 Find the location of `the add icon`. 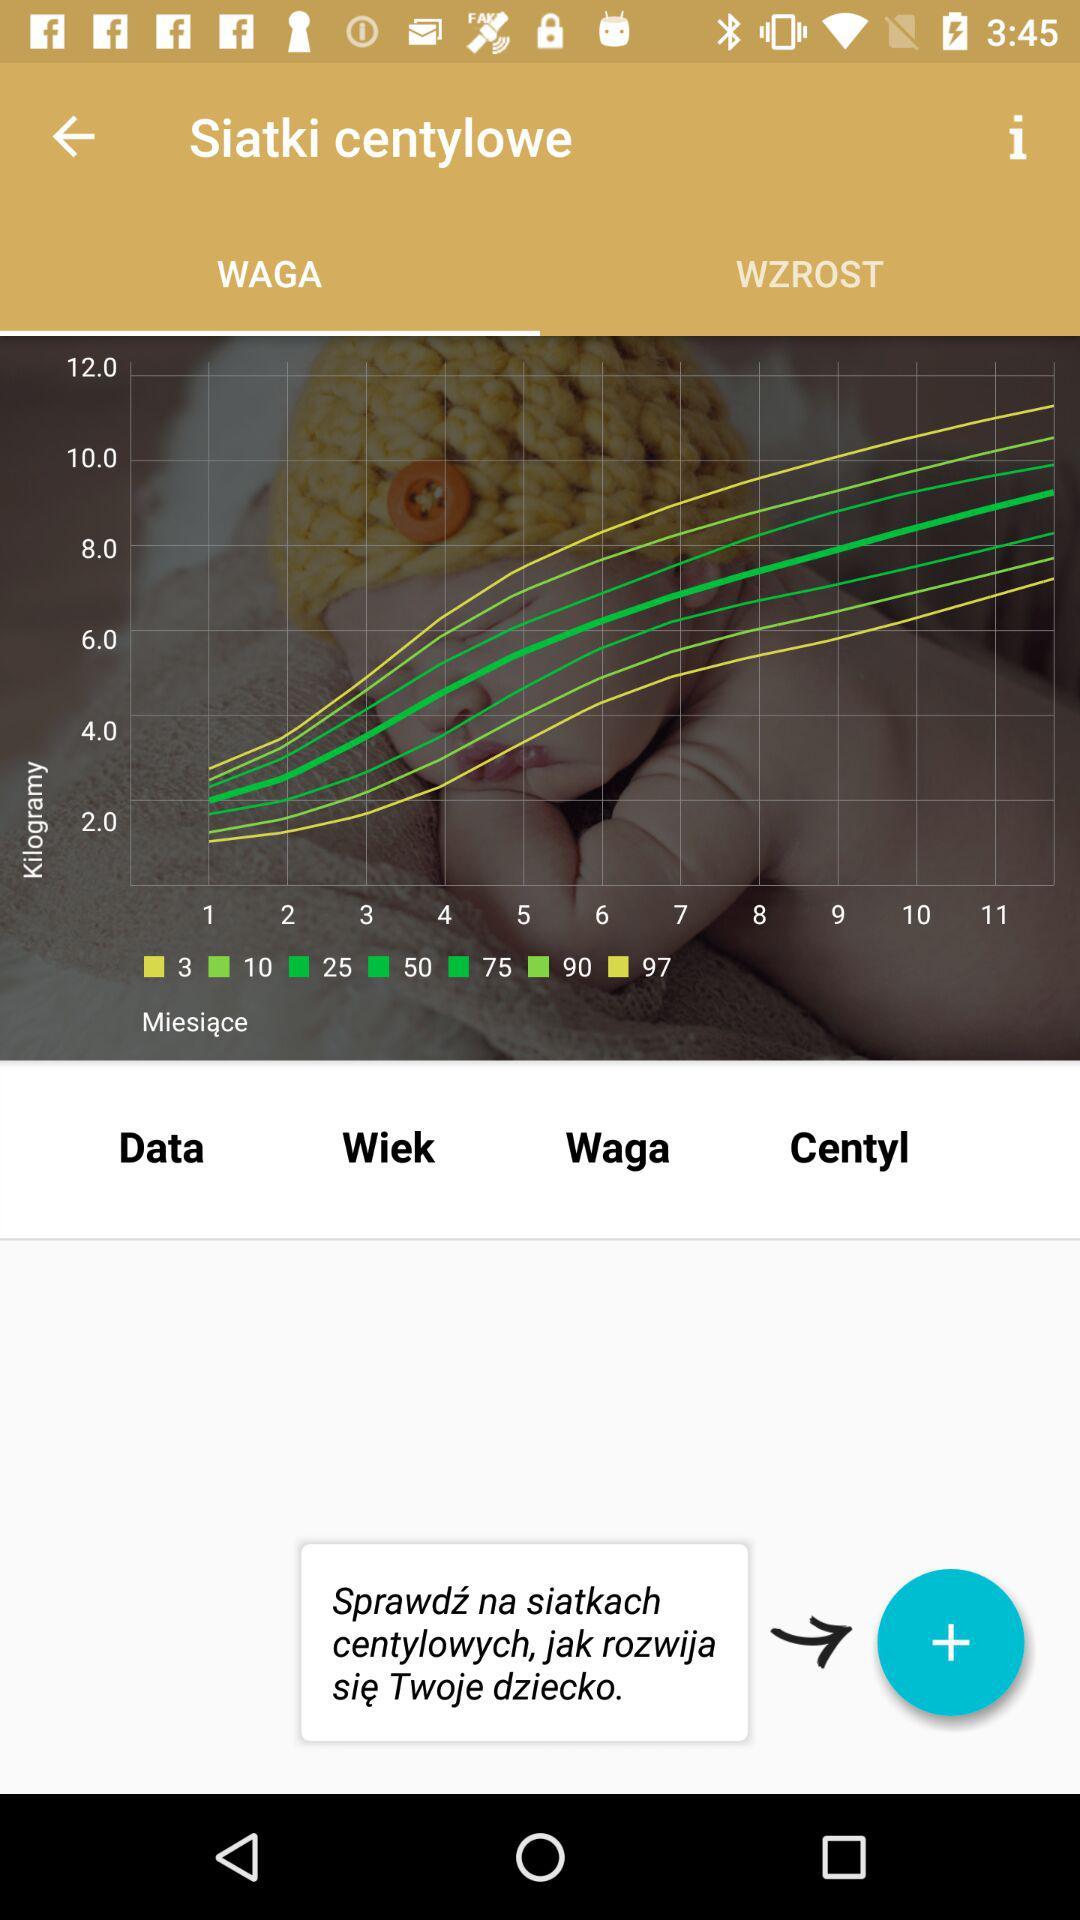

the add icon is located at coordinates (950, 1642).